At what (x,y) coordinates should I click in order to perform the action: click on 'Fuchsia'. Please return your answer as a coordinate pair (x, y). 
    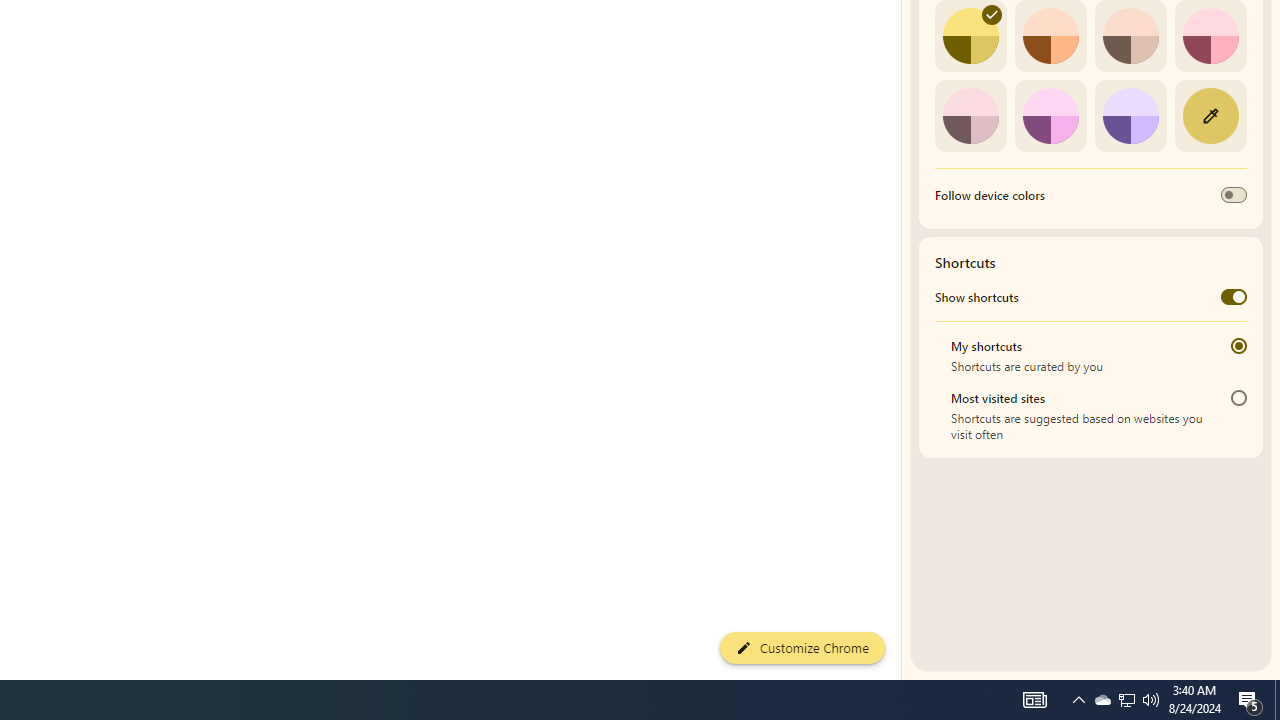
    Looking at the image, I should click on (1049, 115).